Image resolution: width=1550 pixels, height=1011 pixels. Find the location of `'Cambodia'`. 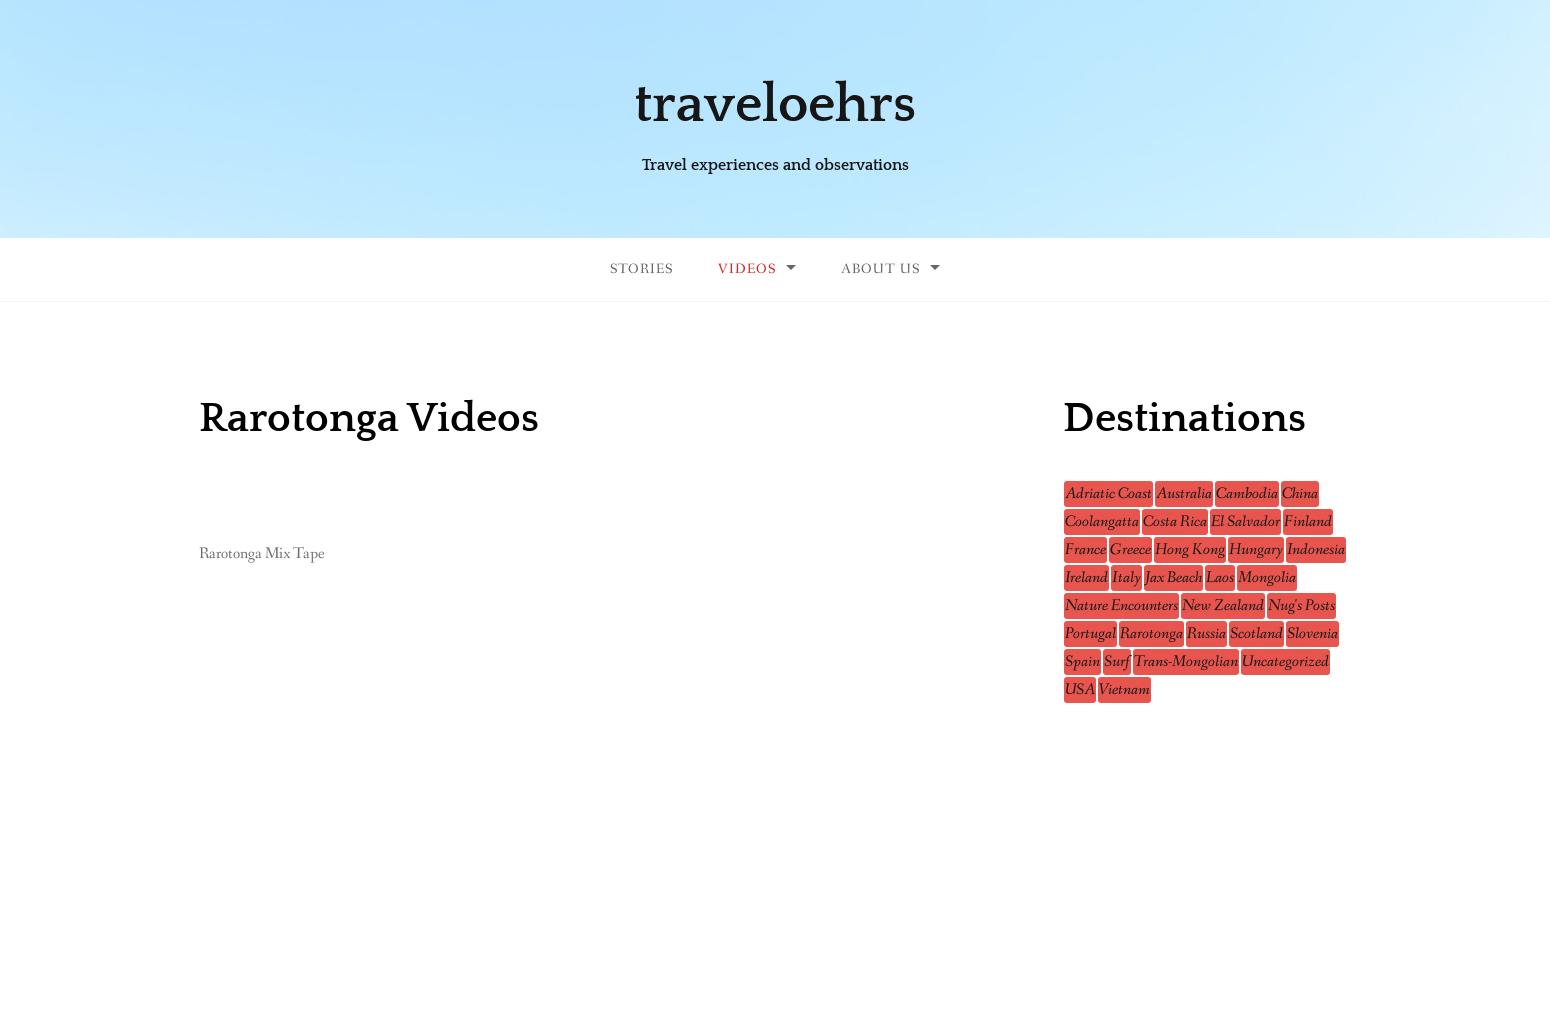

'Cambodia' is located at coordinates (1215, 492).